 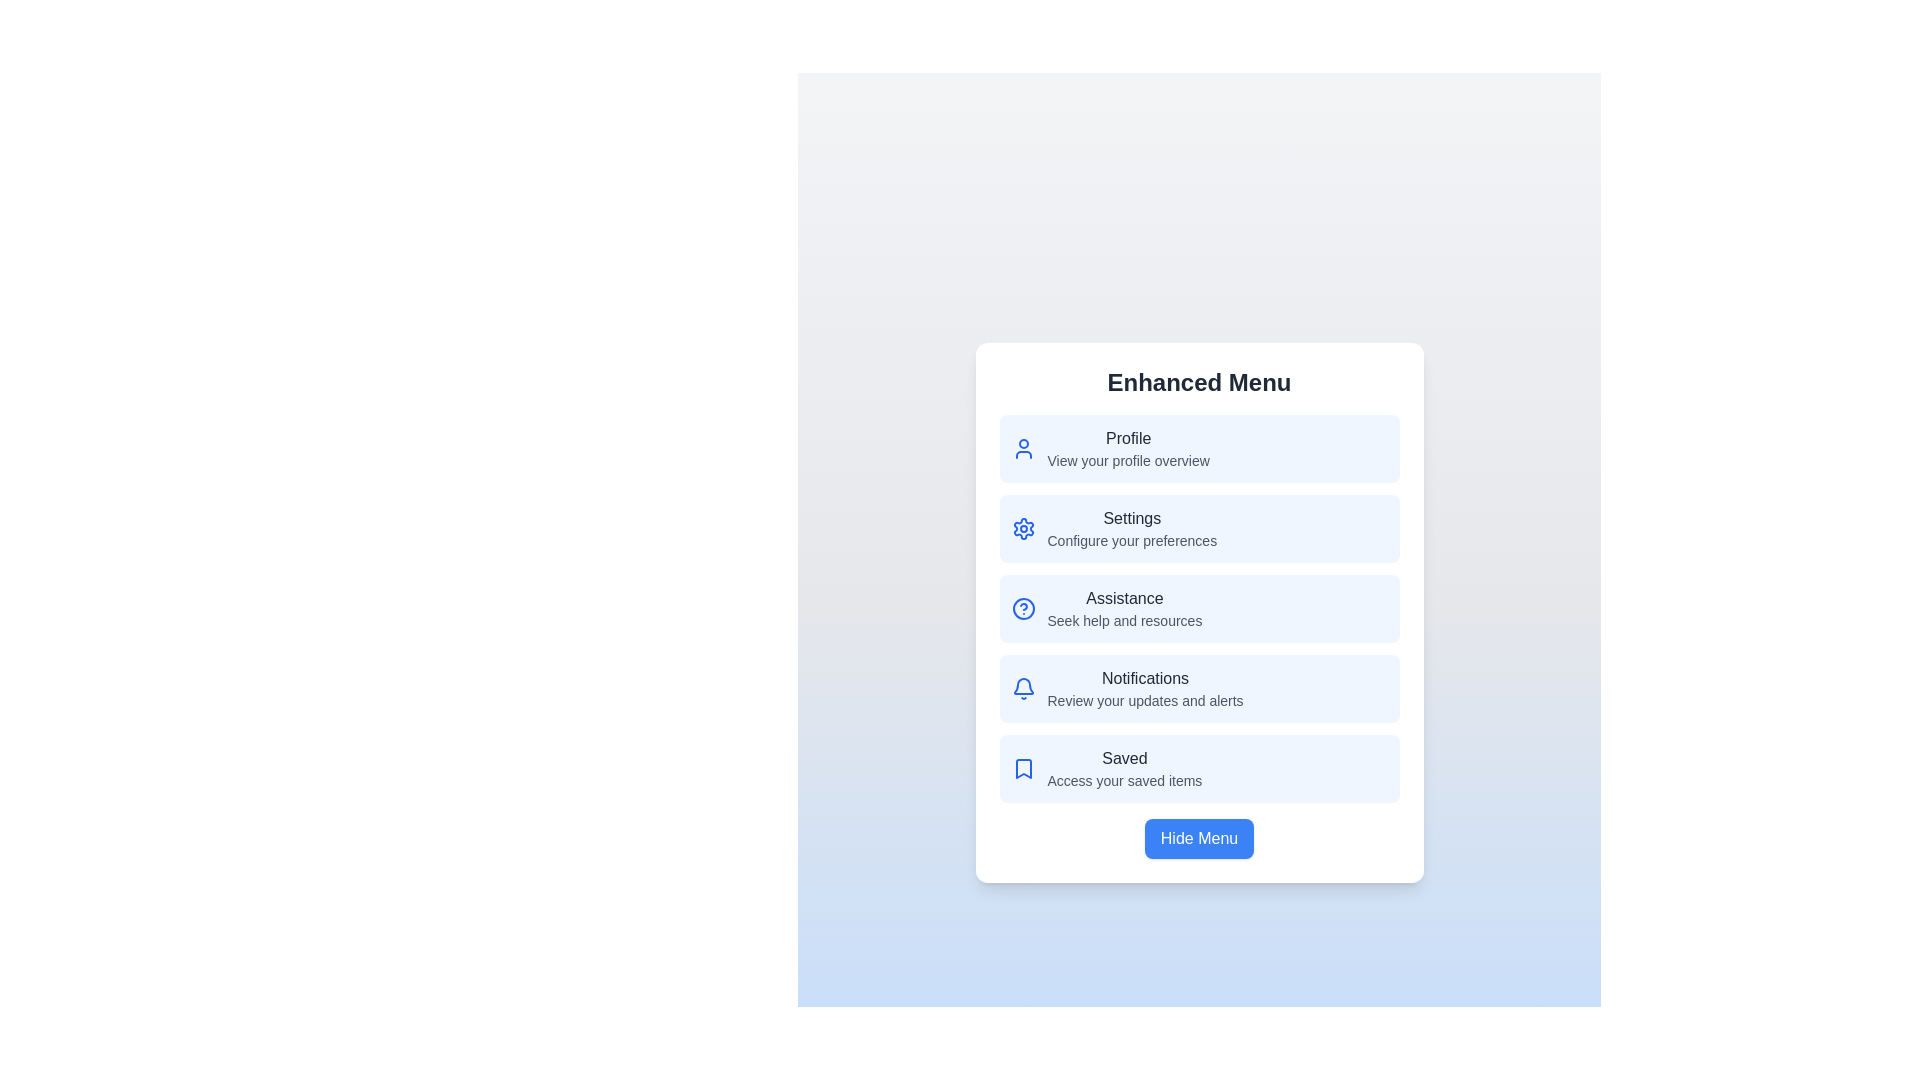 I want to click on the menu option Settings to view its details, so click(x=1199, y=527).